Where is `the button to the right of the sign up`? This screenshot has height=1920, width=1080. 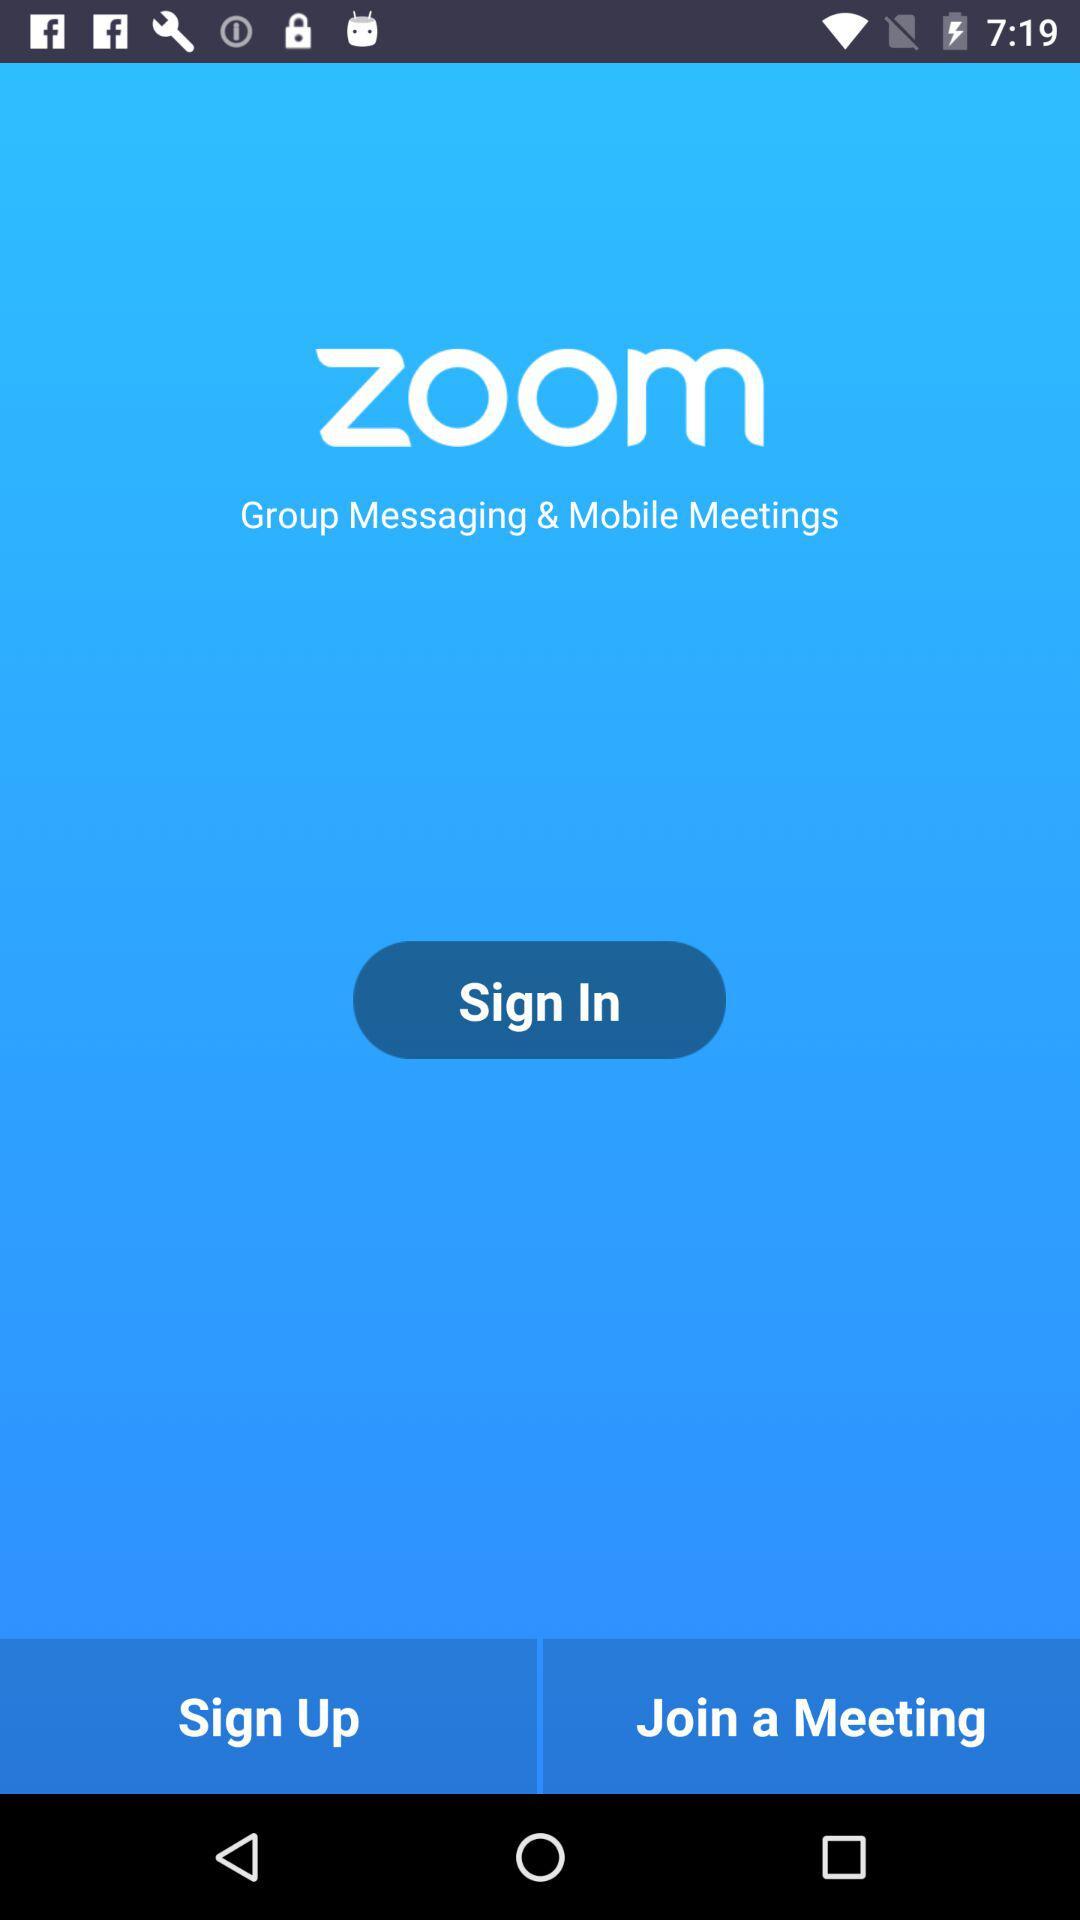
the button to the right of the sign up is located at coordinates (811, 1715).